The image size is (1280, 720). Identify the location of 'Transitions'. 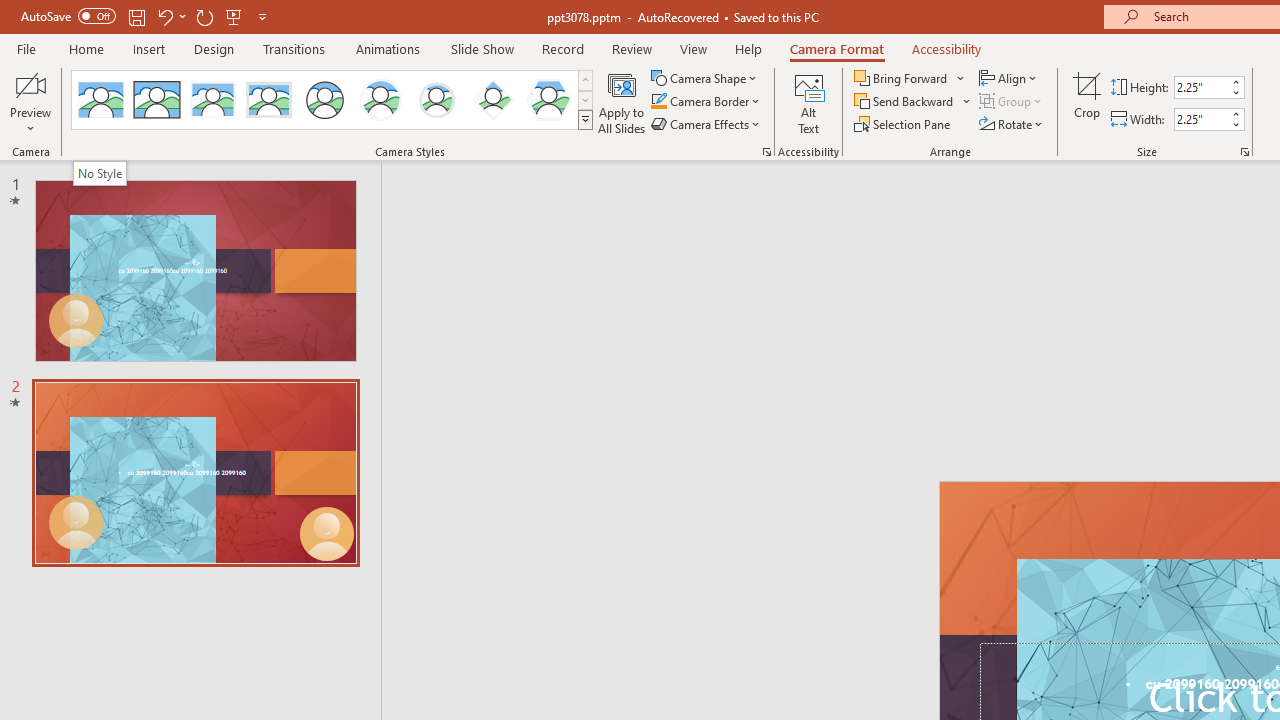
(294, 48).